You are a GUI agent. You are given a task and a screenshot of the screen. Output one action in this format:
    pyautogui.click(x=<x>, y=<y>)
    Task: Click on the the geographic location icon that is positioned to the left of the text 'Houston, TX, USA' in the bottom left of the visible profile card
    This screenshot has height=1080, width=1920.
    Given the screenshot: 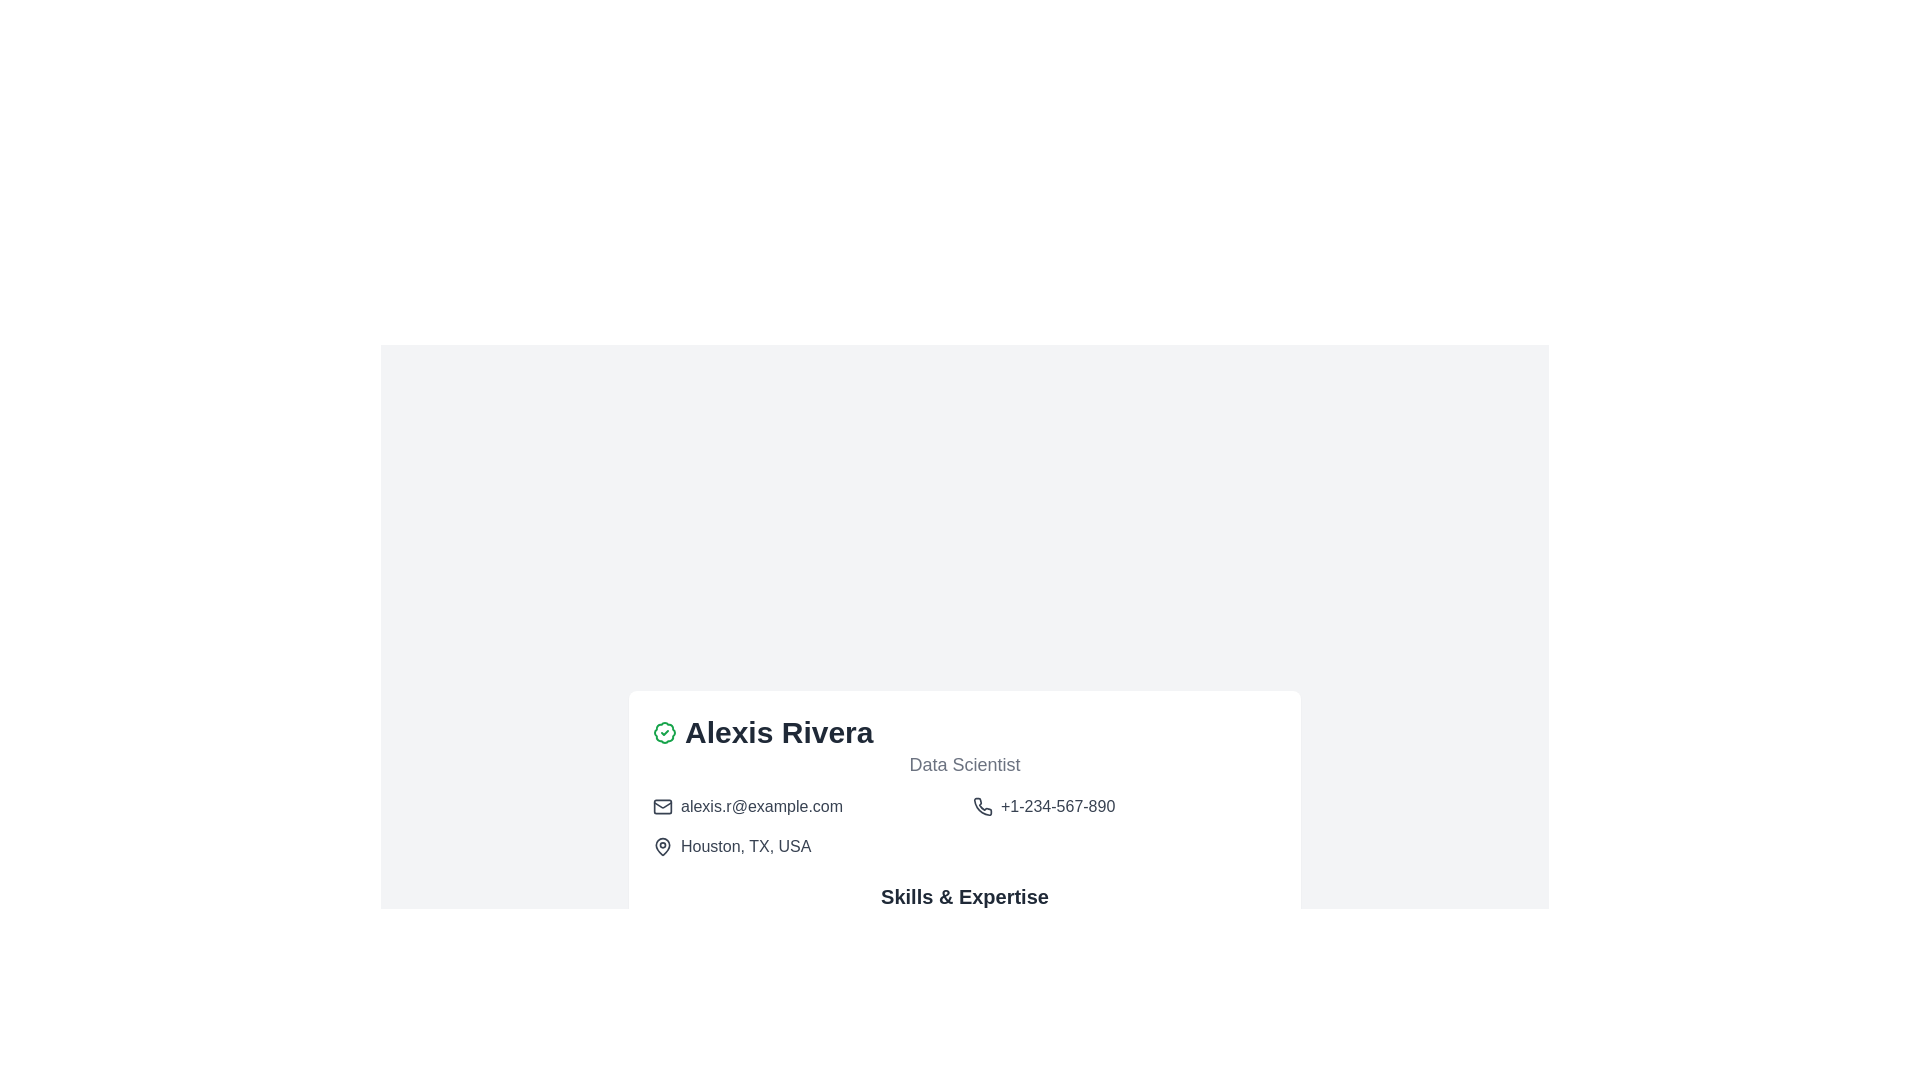 What is the action you would take?
    pyautogui.click(x=662, y=847)
    